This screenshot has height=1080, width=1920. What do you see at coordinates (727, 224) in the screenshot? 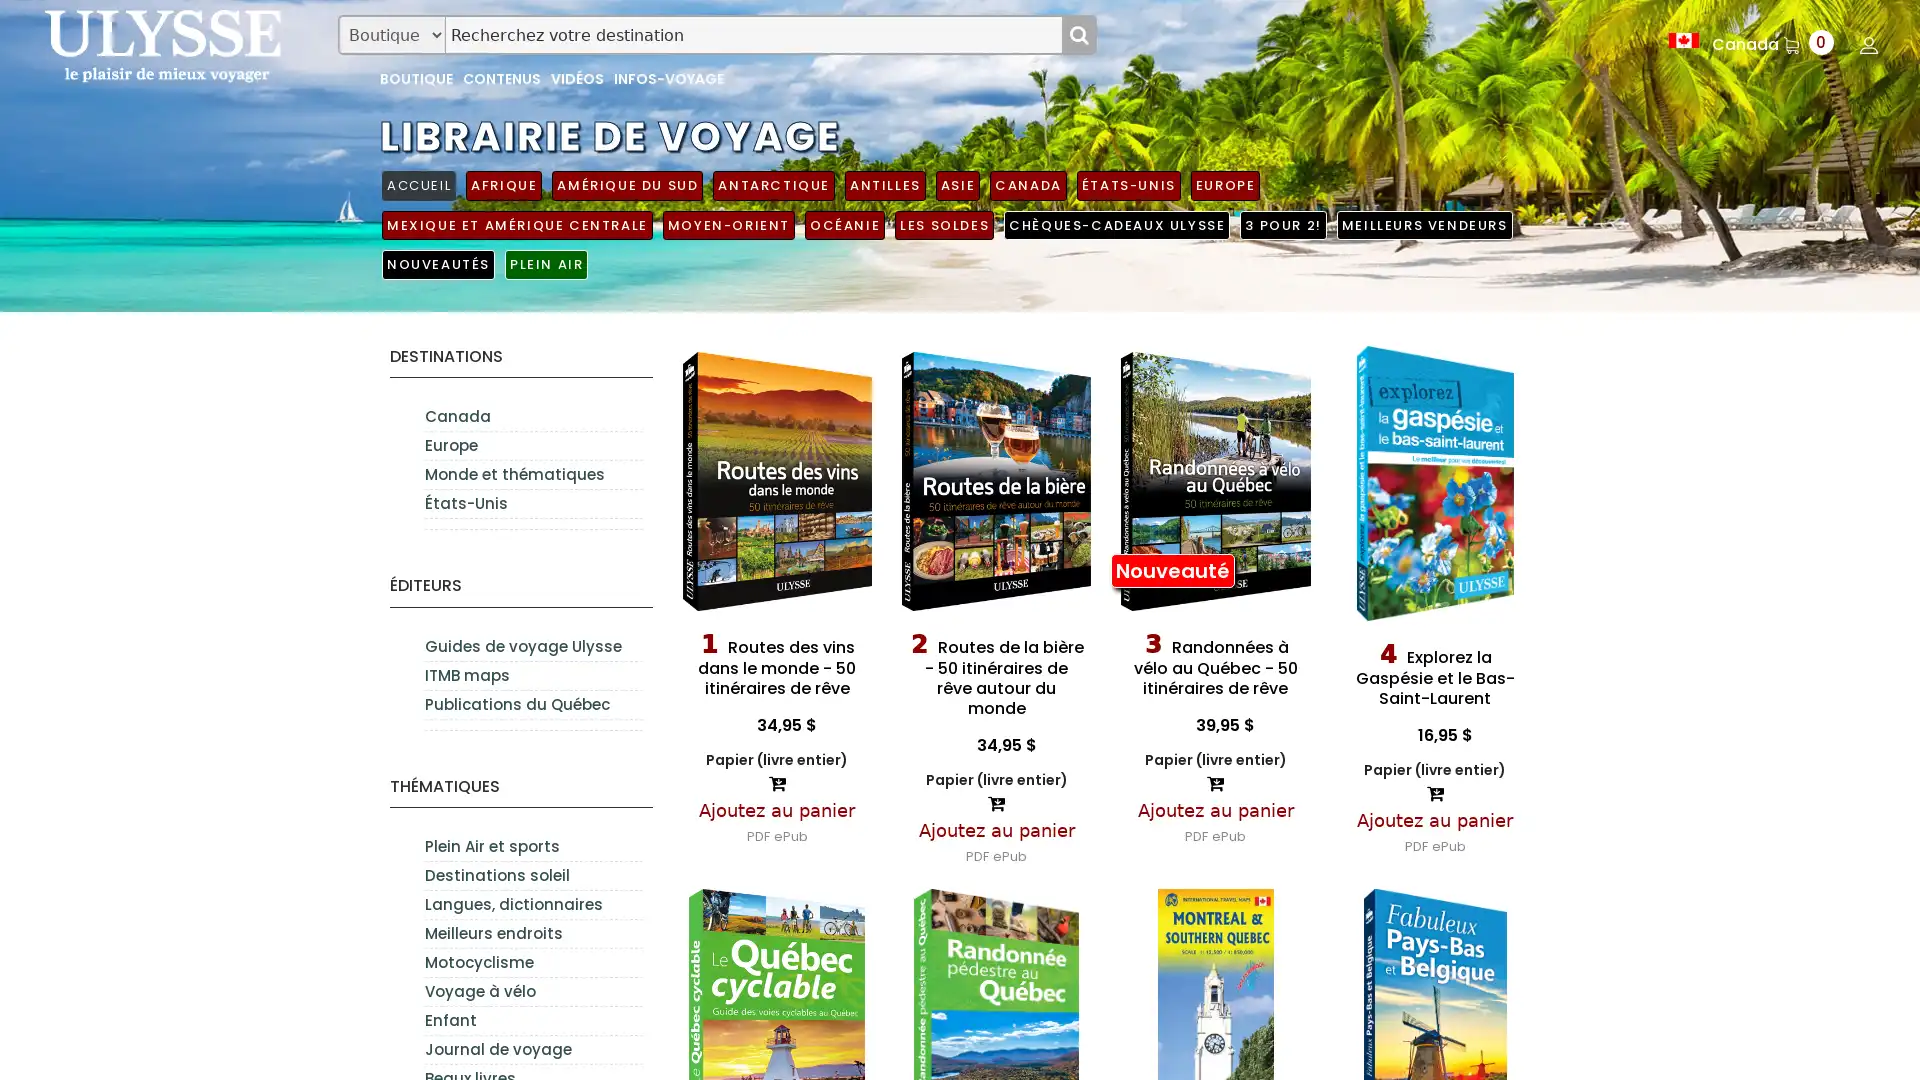
I see `MOYEN-ORIENT` at bounding box center [727, 224].